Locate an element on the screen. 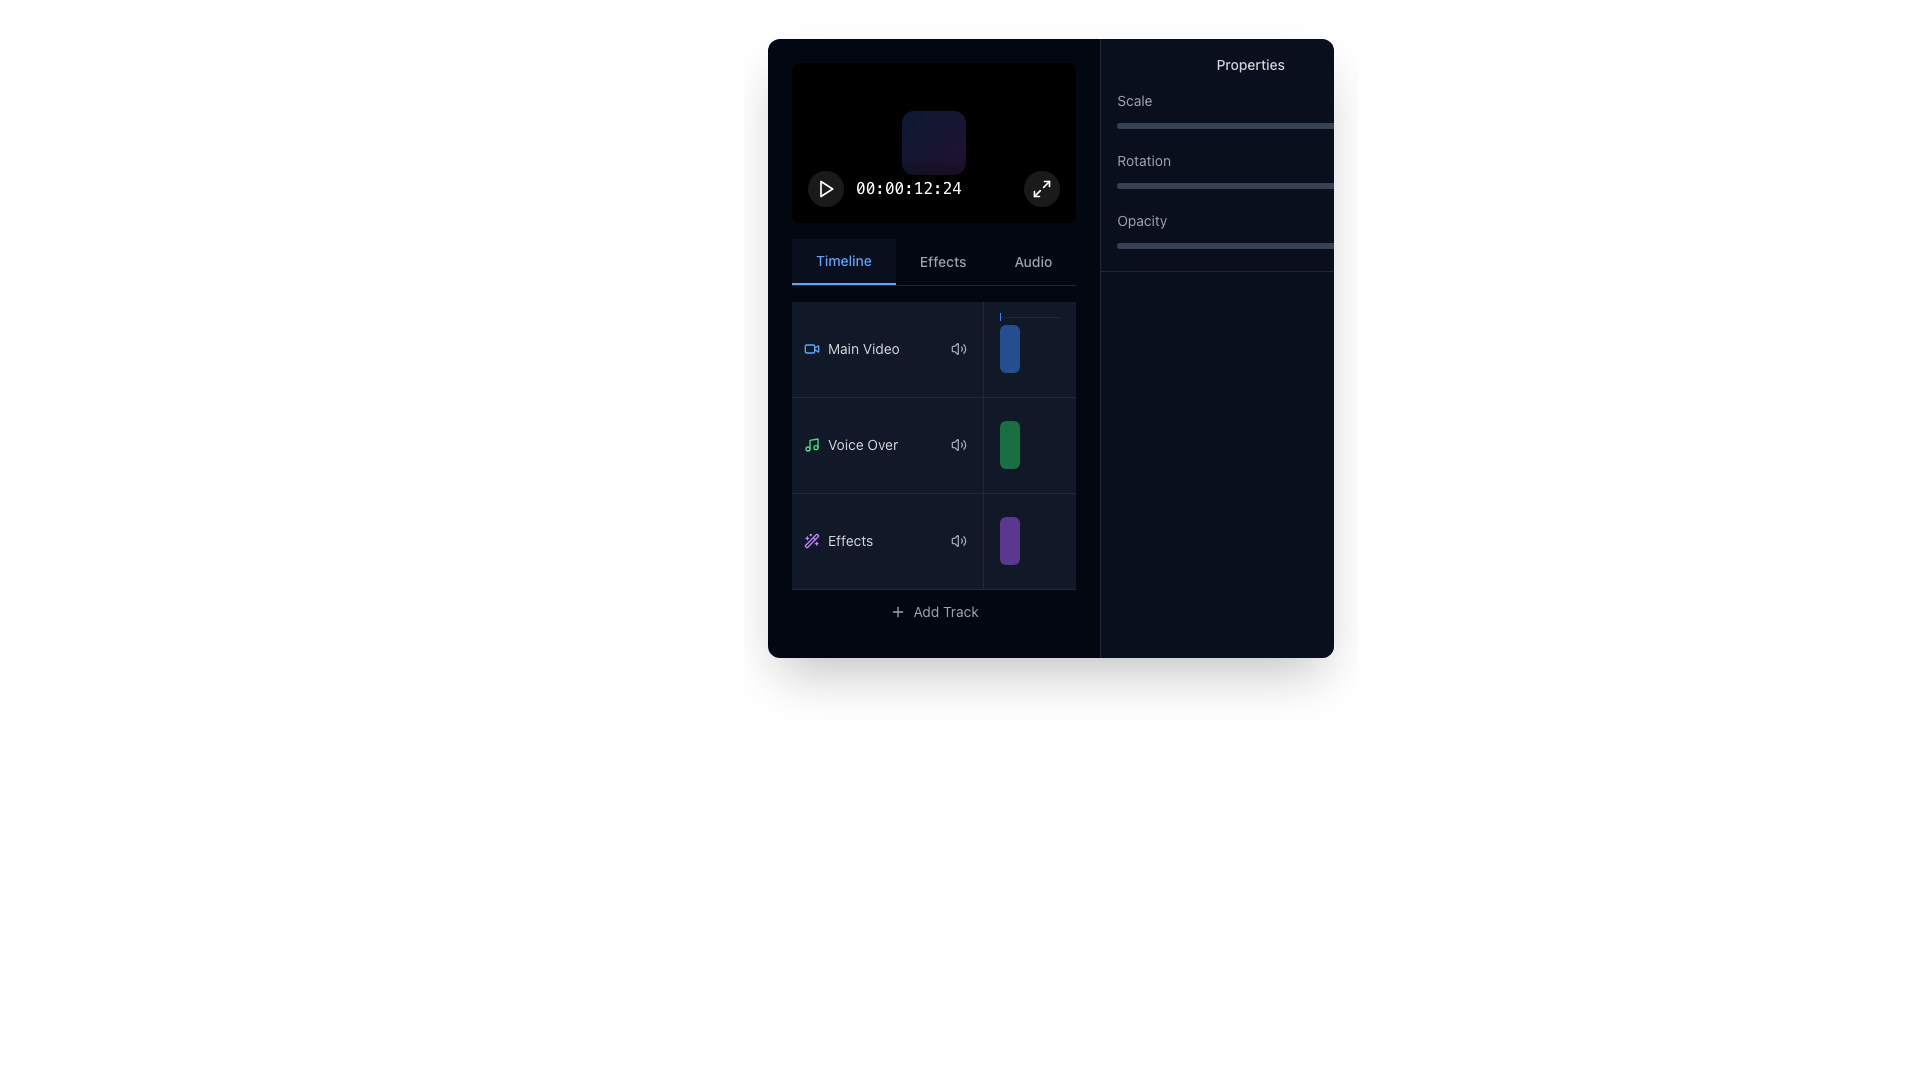  the Draggable handle located in the 'Effects' row of the 'Timeline' panel, which is the third row below the 'Voice Over' row is located at coordinates (1010, 541).